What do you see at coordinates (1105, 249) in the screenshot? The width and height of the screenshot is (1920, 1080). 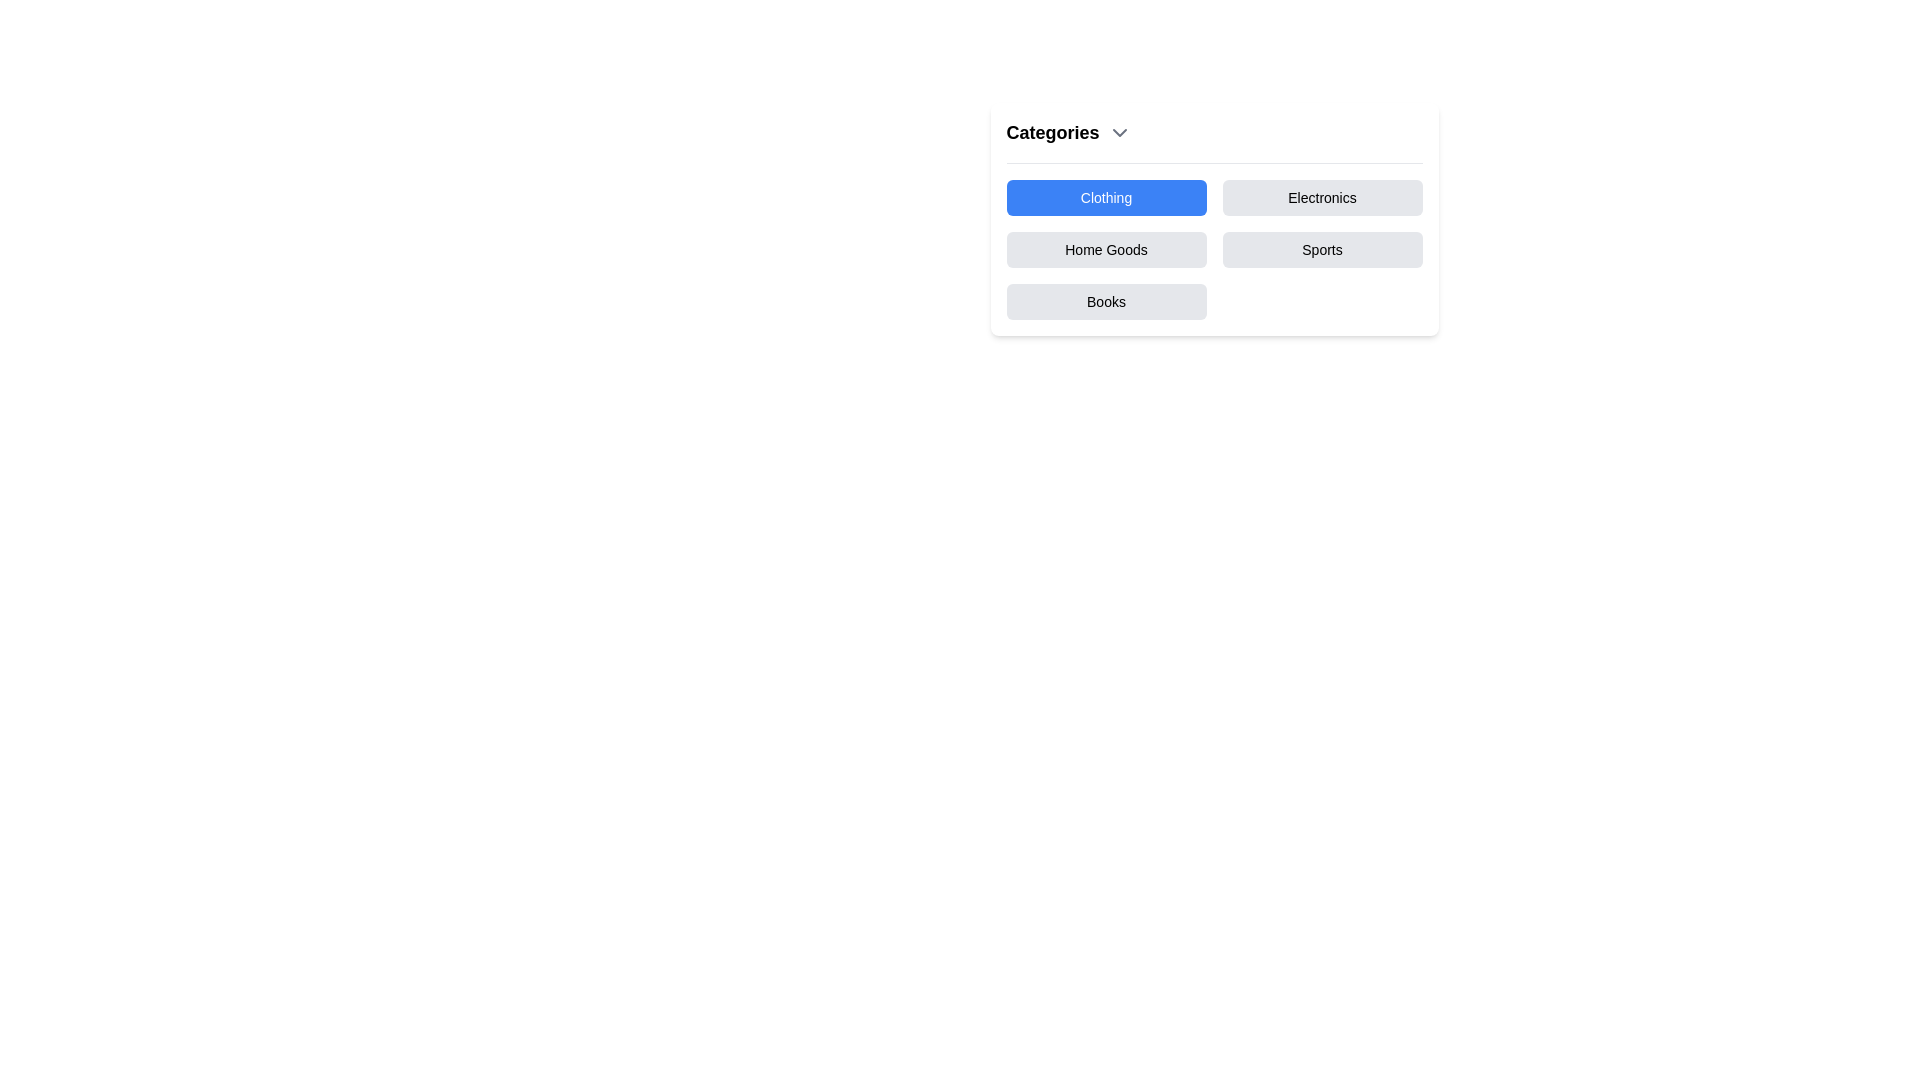 I see `the 'Home Goods' category button located in the first column of the second row in the category selection interface` at bounding box center [1105, 249].